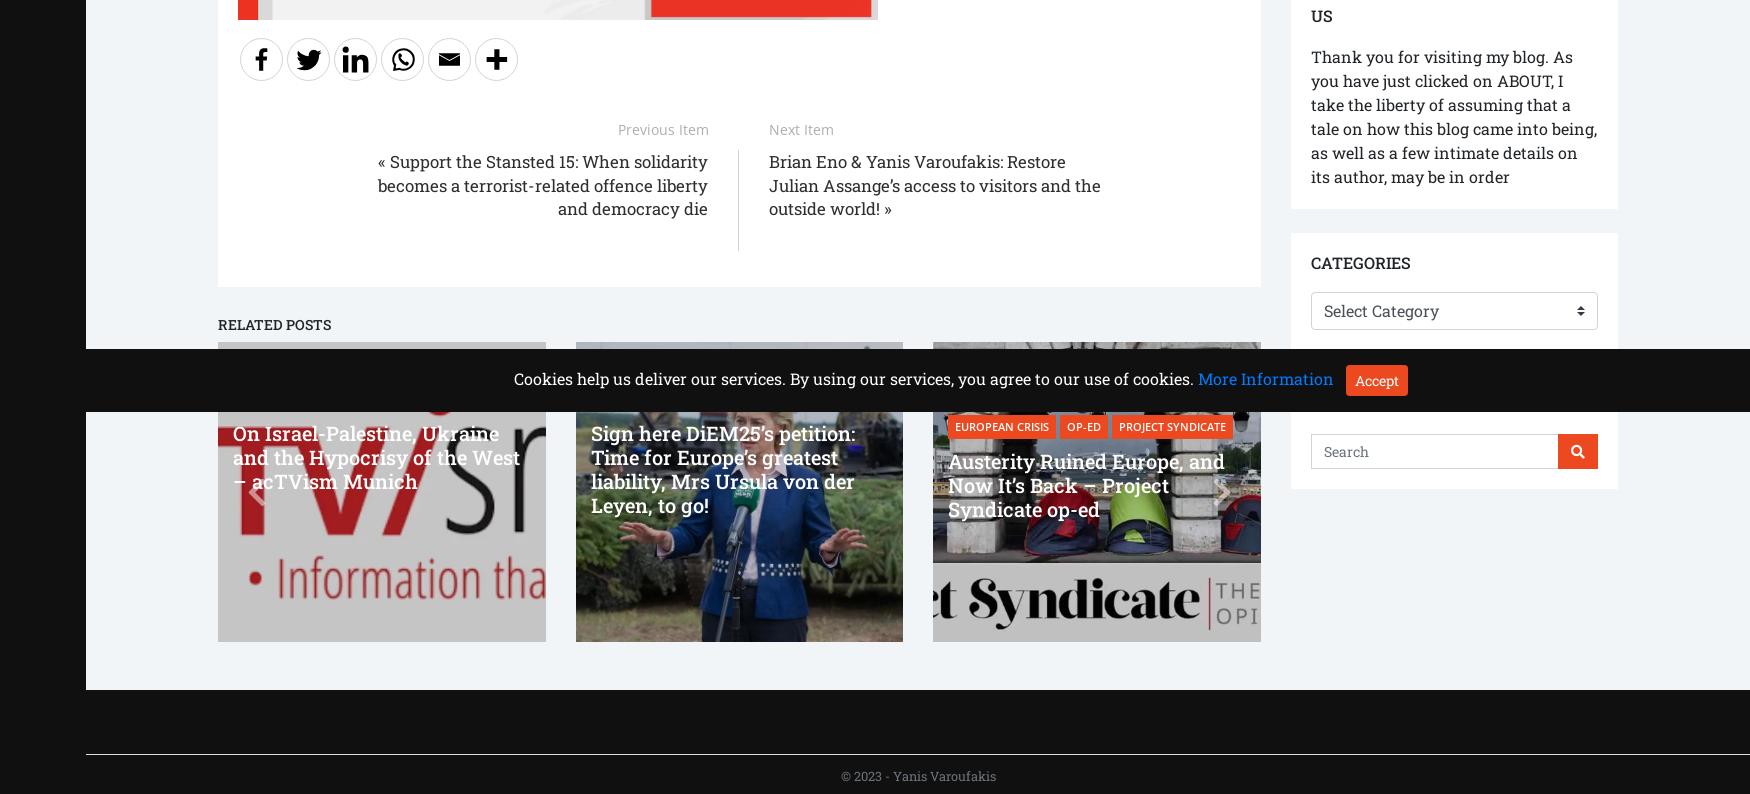  I want to click on 'US', so click(1321, 14).